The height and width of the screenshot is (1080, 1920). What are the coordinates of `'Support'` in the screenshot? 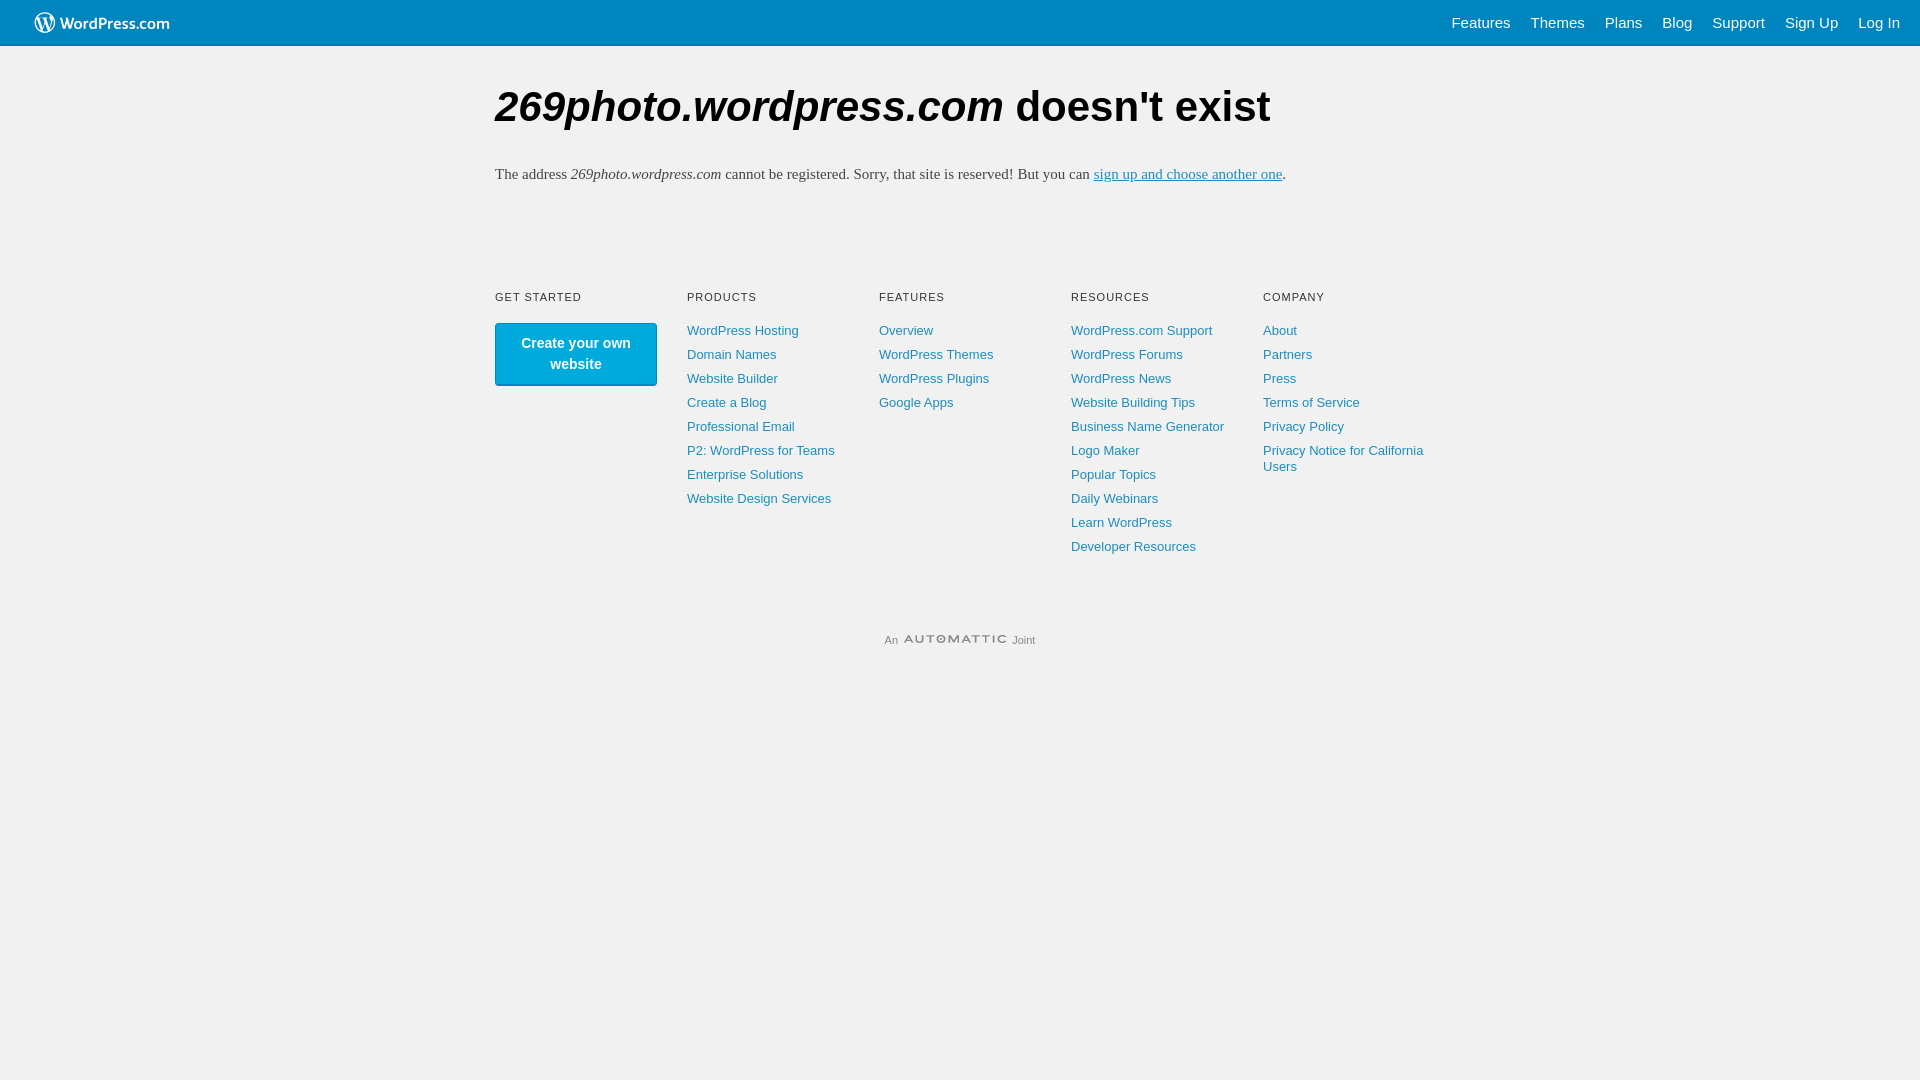 It's located at (1737, 23).